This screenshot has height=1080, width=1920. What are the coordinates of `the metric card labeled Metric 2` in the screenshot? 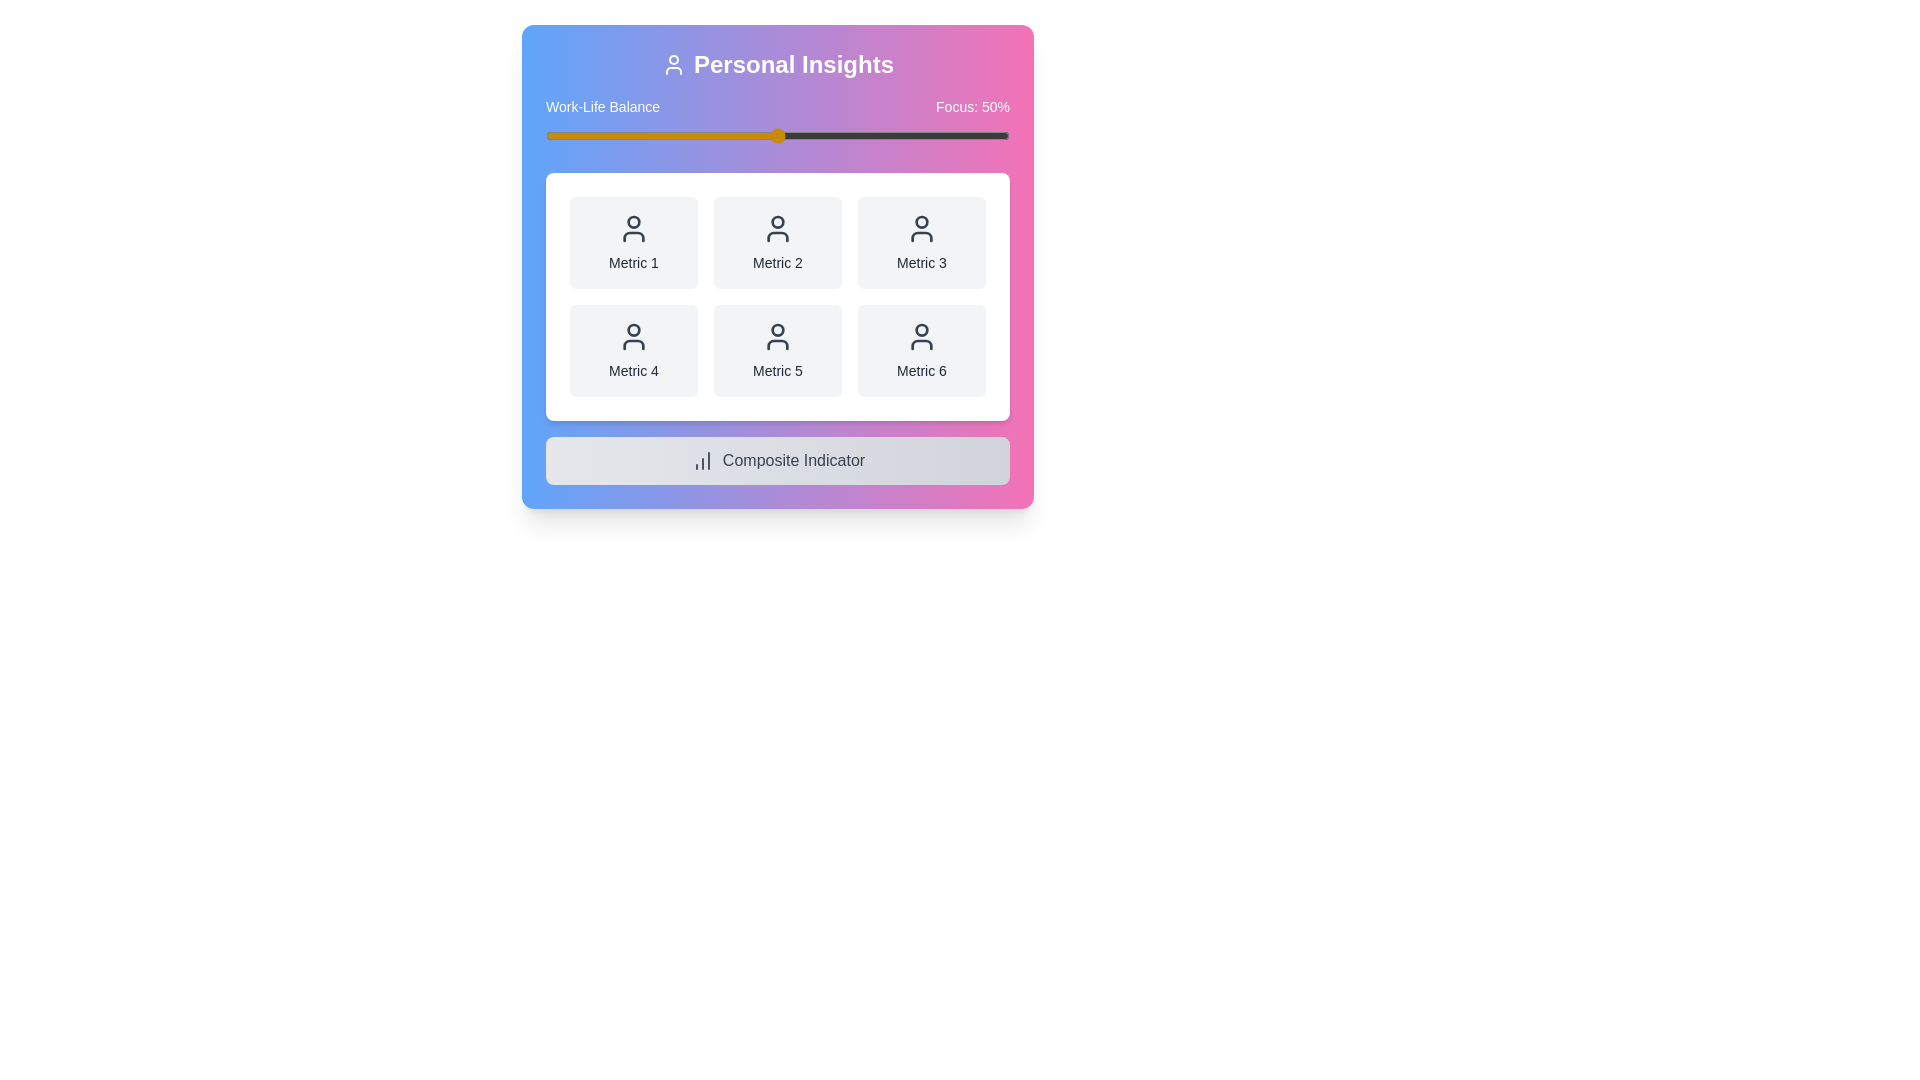 It's located at (776, 242).